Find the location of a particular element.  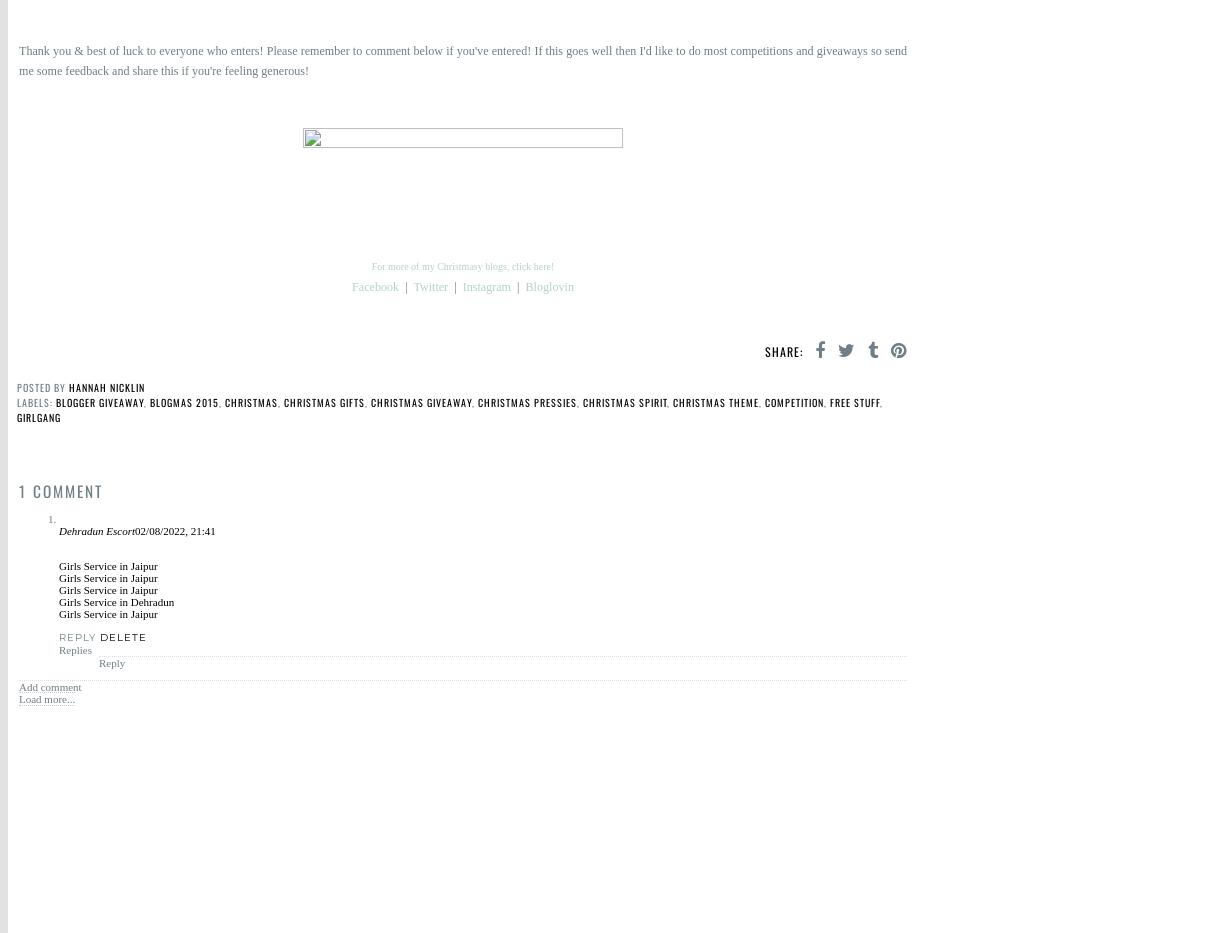

'Christmas gifts' is located at coordinates (323, 402).